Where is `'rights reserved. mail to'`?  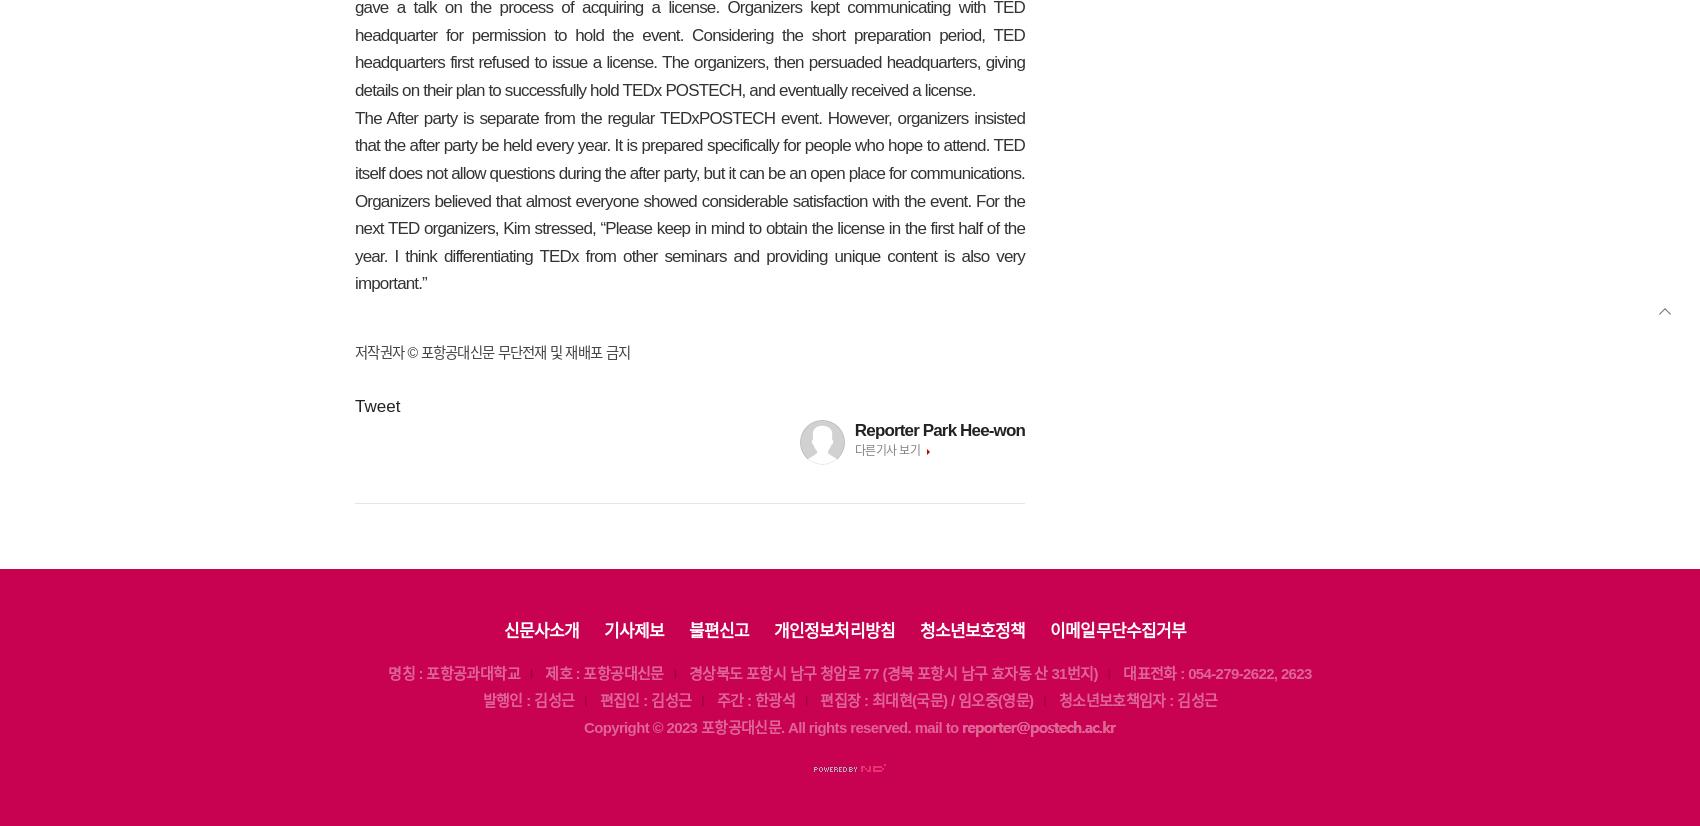
'rights reserved. mail to' is located at coordinates (883, 727).